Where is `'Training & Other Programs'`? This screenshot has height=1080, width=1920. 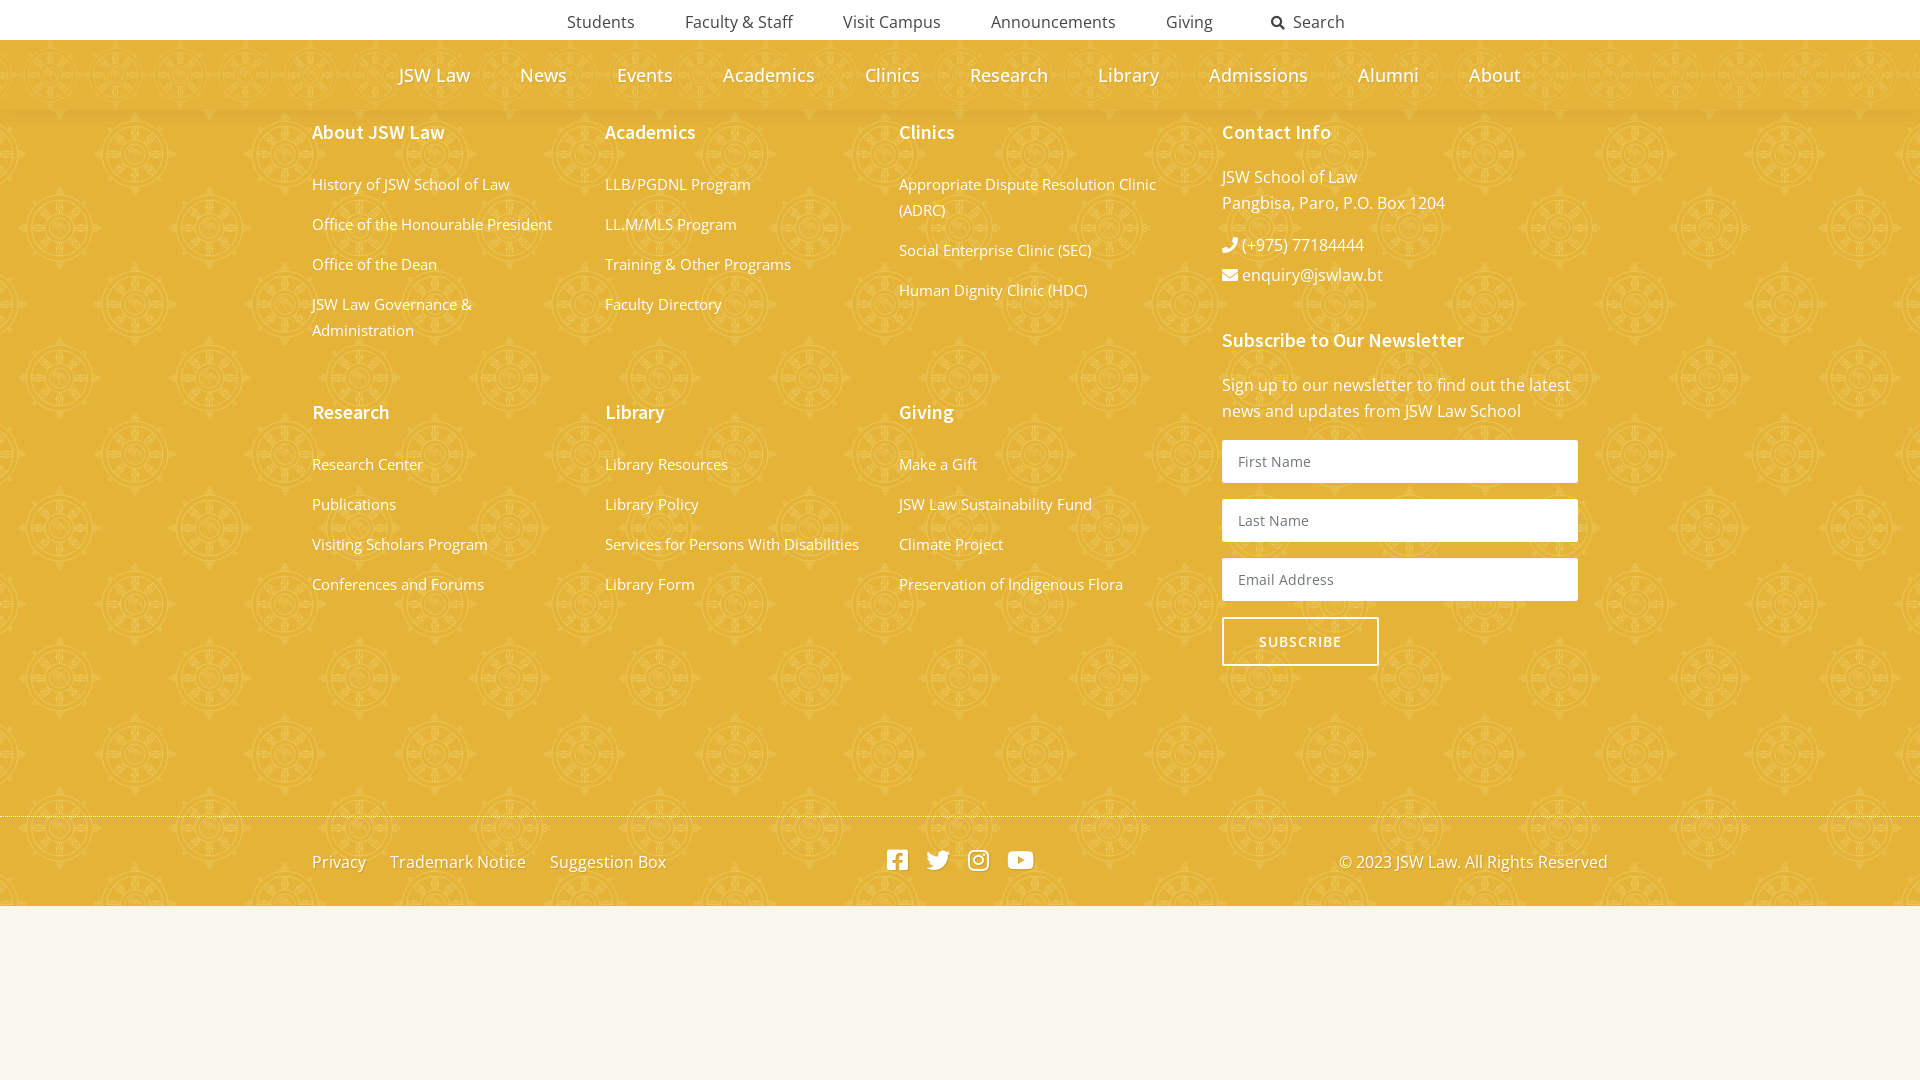
'Training & Other Programs' is located at coordinates (697, 262).